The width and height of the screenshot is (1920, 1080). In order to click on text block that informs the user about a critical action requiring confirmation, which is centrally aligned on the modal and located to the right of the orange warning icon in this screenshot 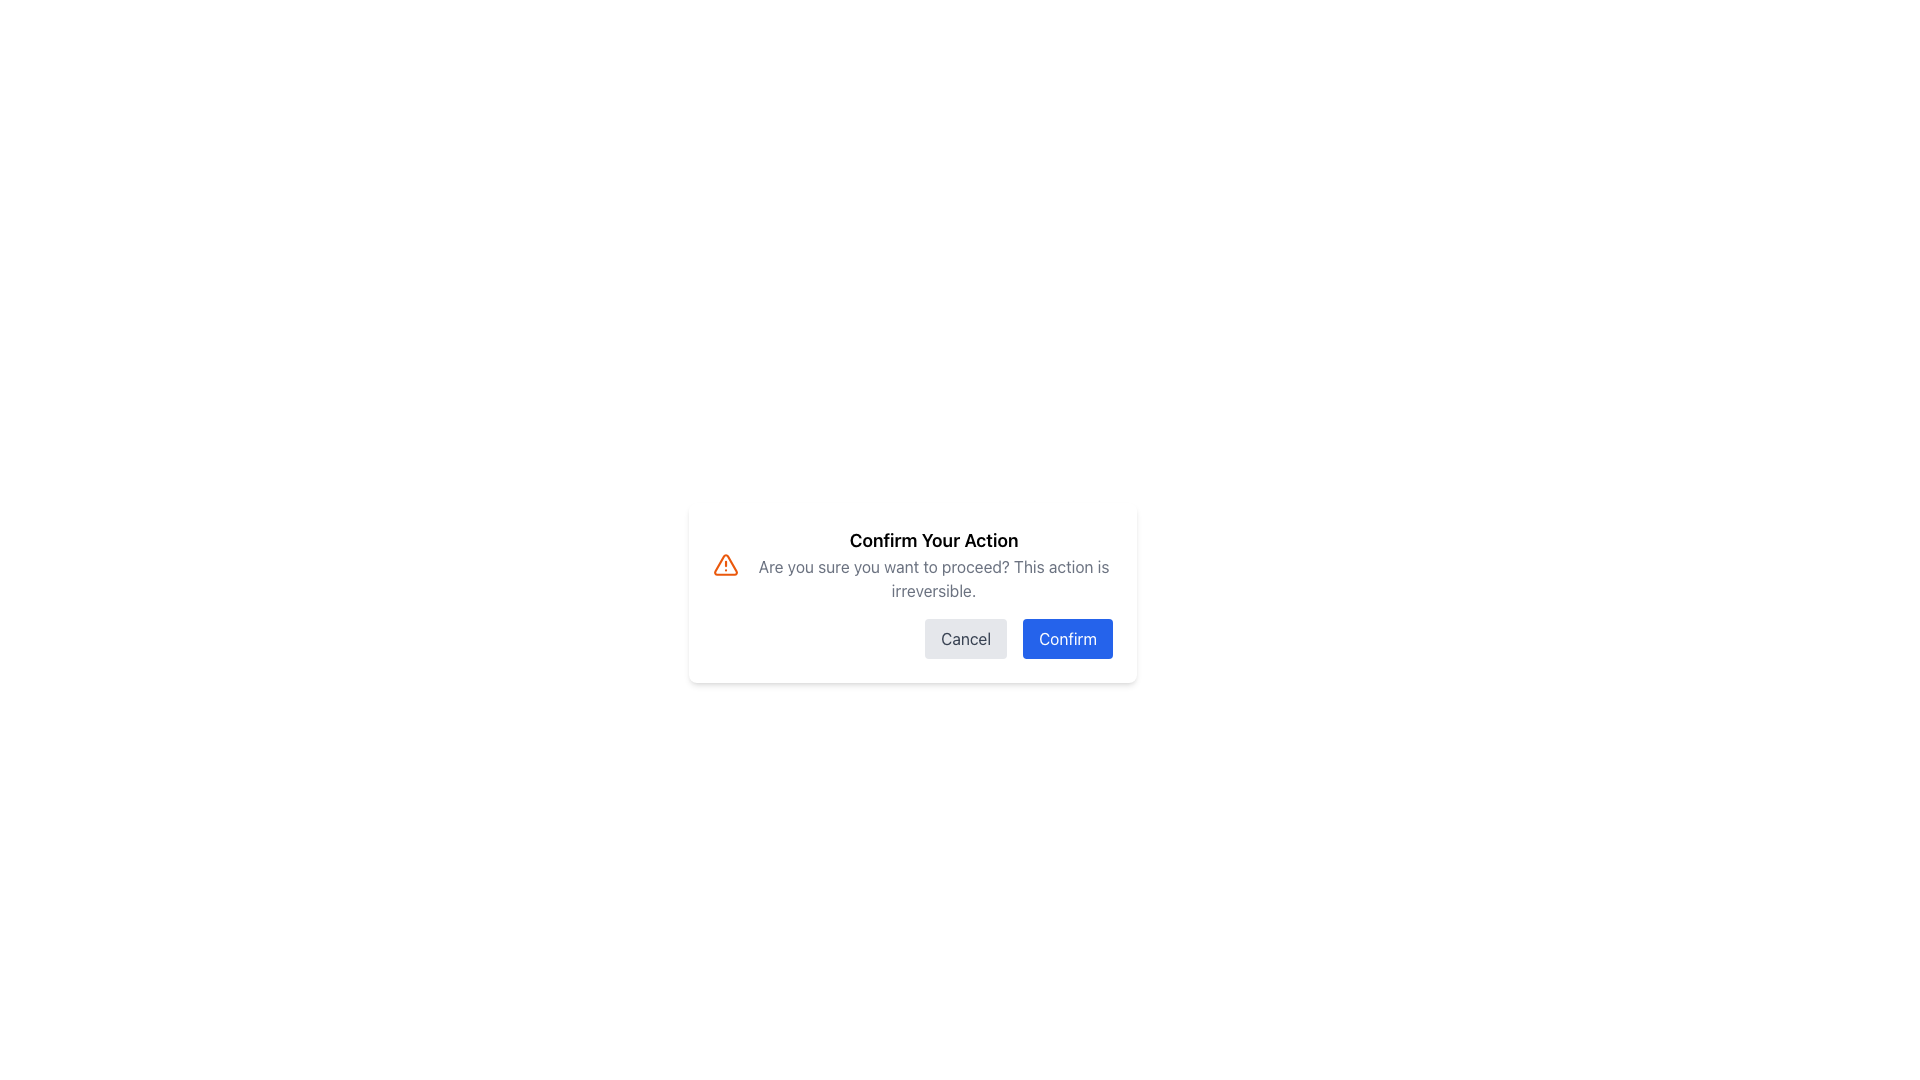, I will do `click(933, 564)`.